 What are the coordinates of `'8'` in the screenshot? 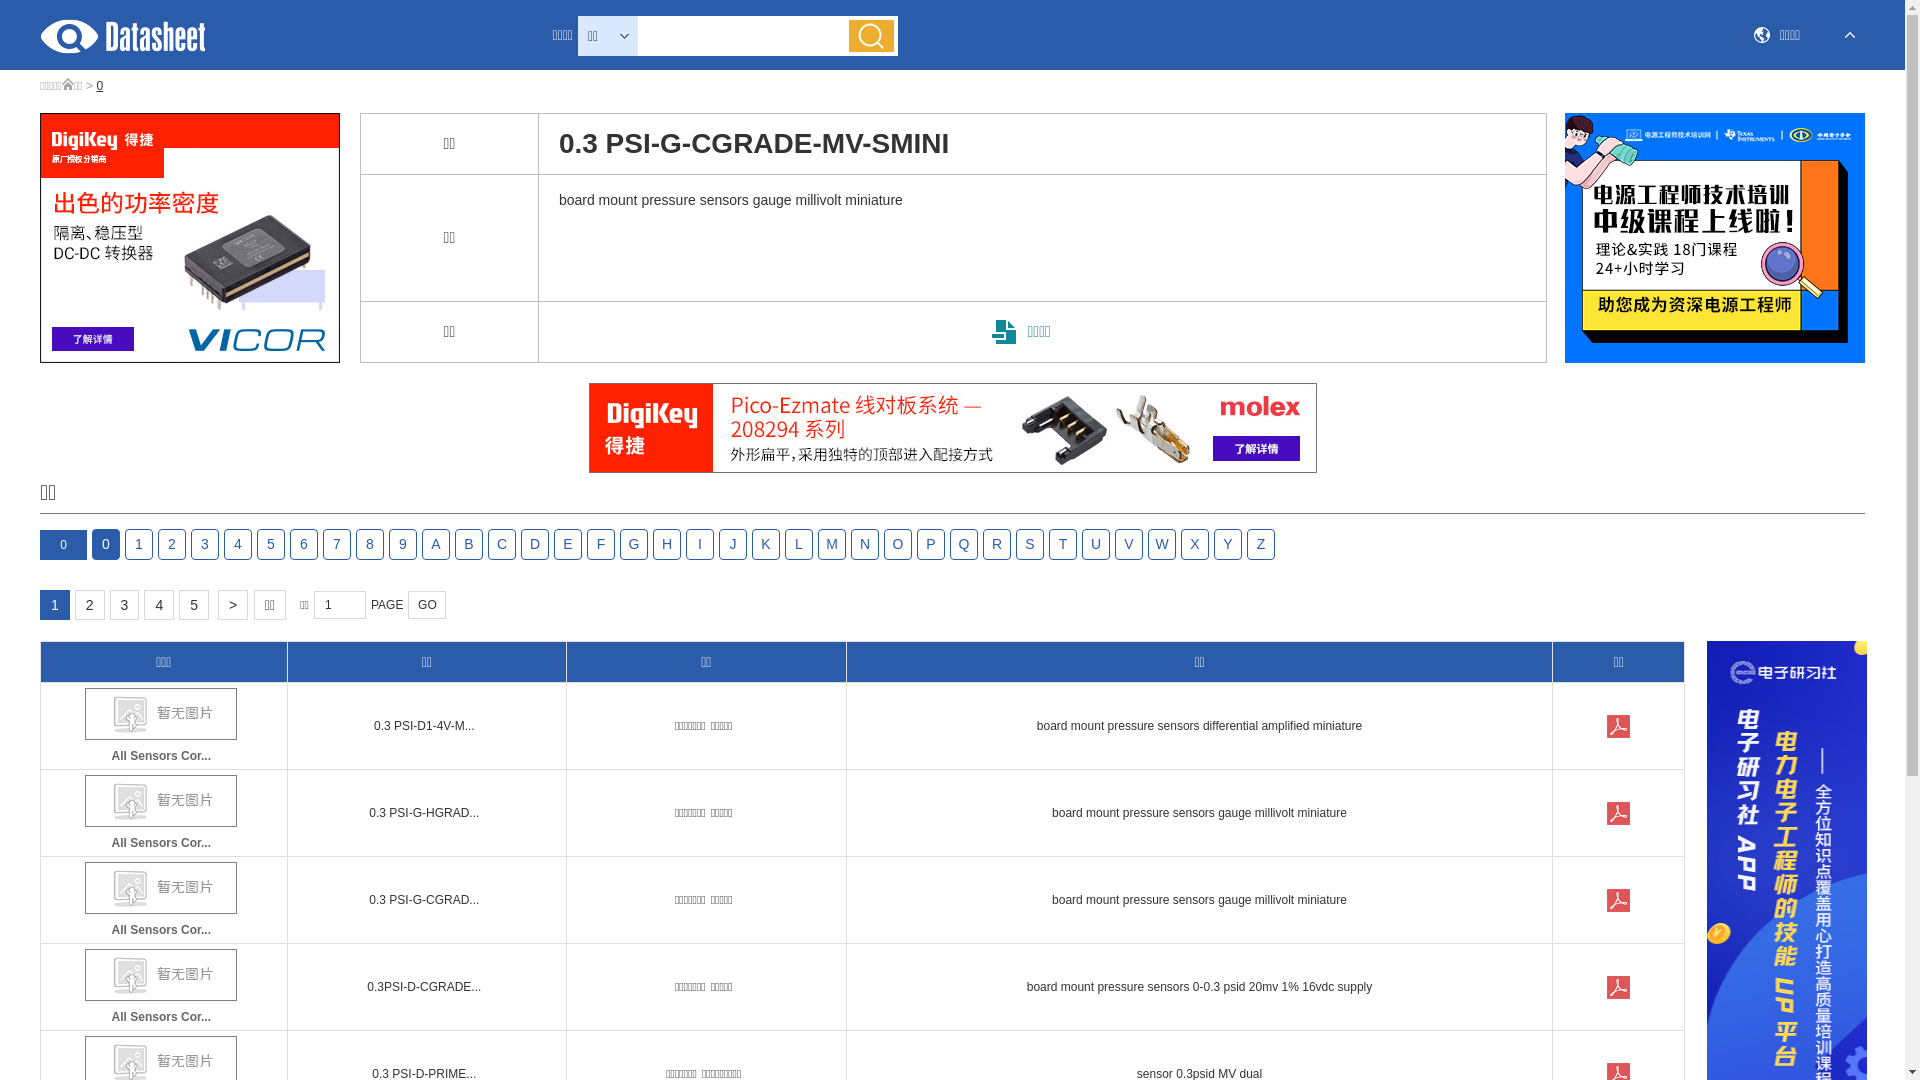 It's located at (369, 544).